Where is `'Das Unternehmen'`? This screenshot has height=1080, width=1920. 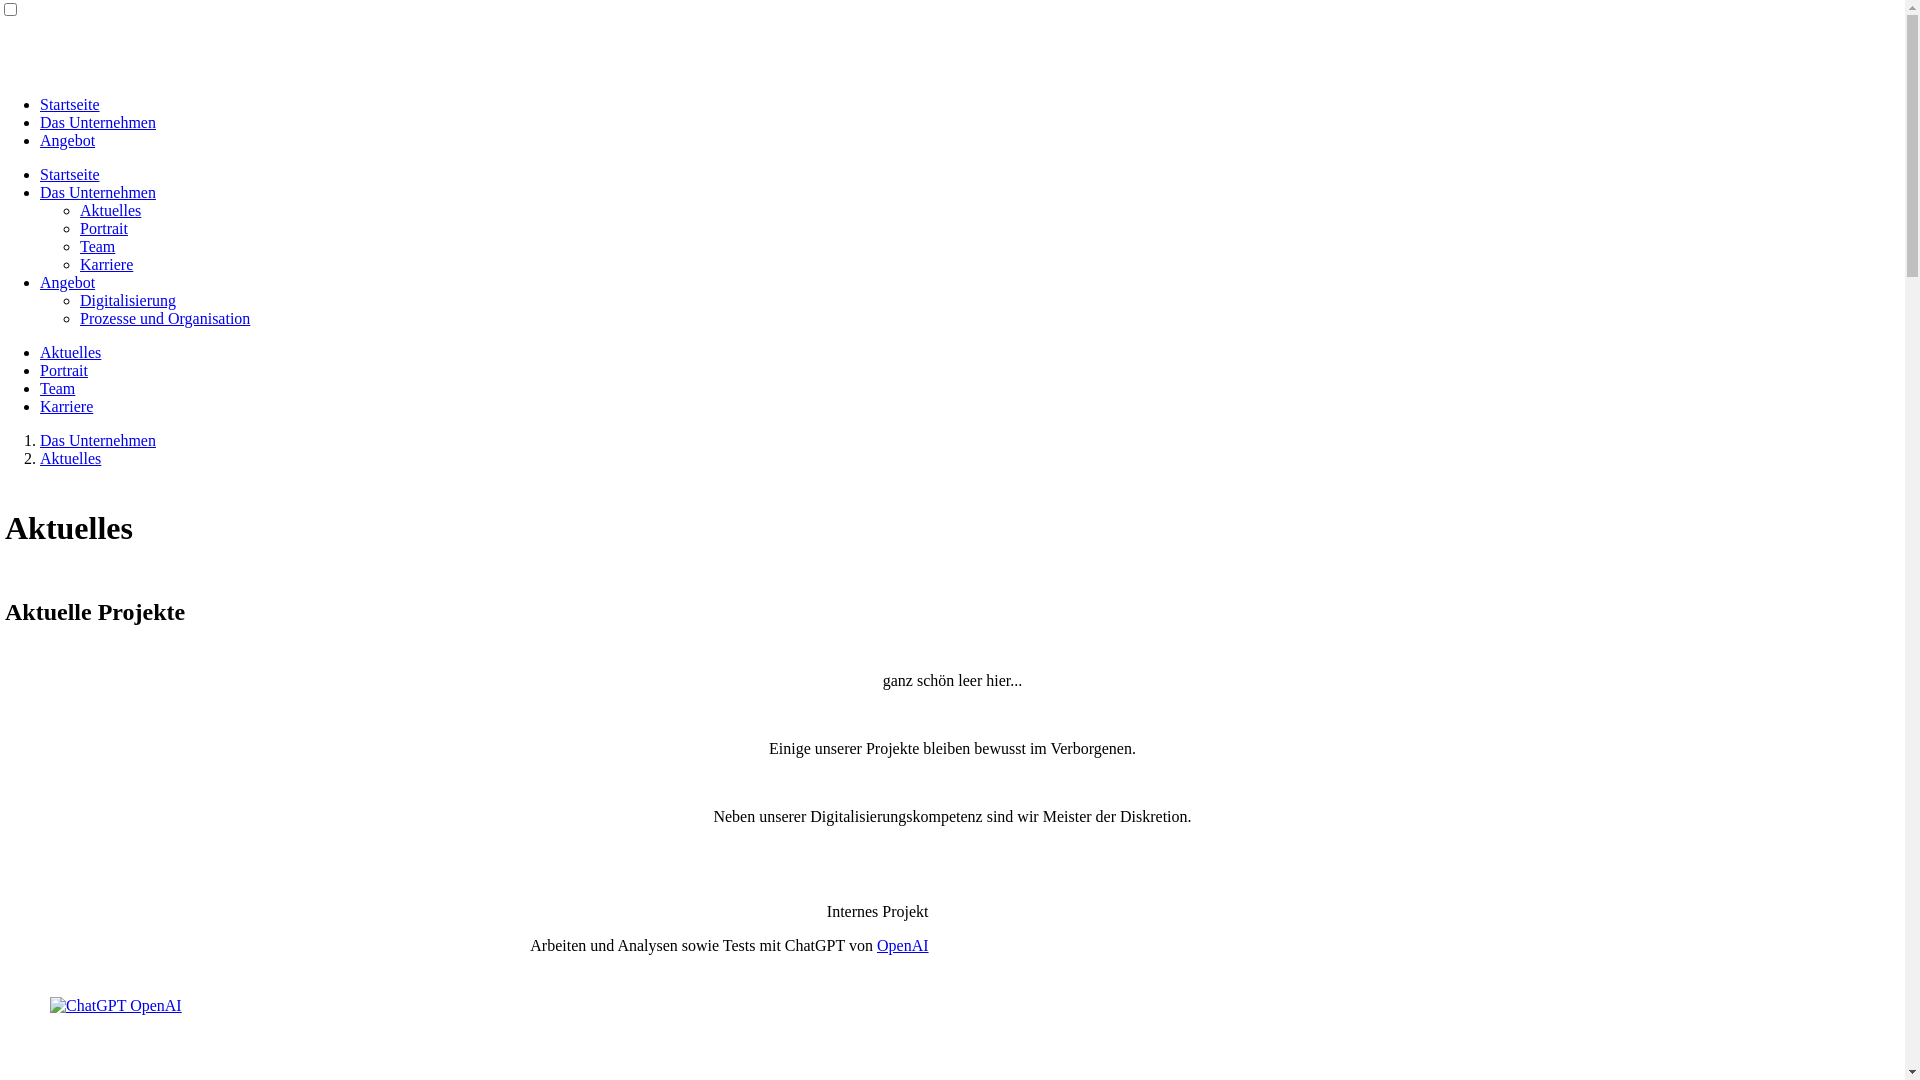
'Das Unternehmen' is located at coordinates (96, 439).